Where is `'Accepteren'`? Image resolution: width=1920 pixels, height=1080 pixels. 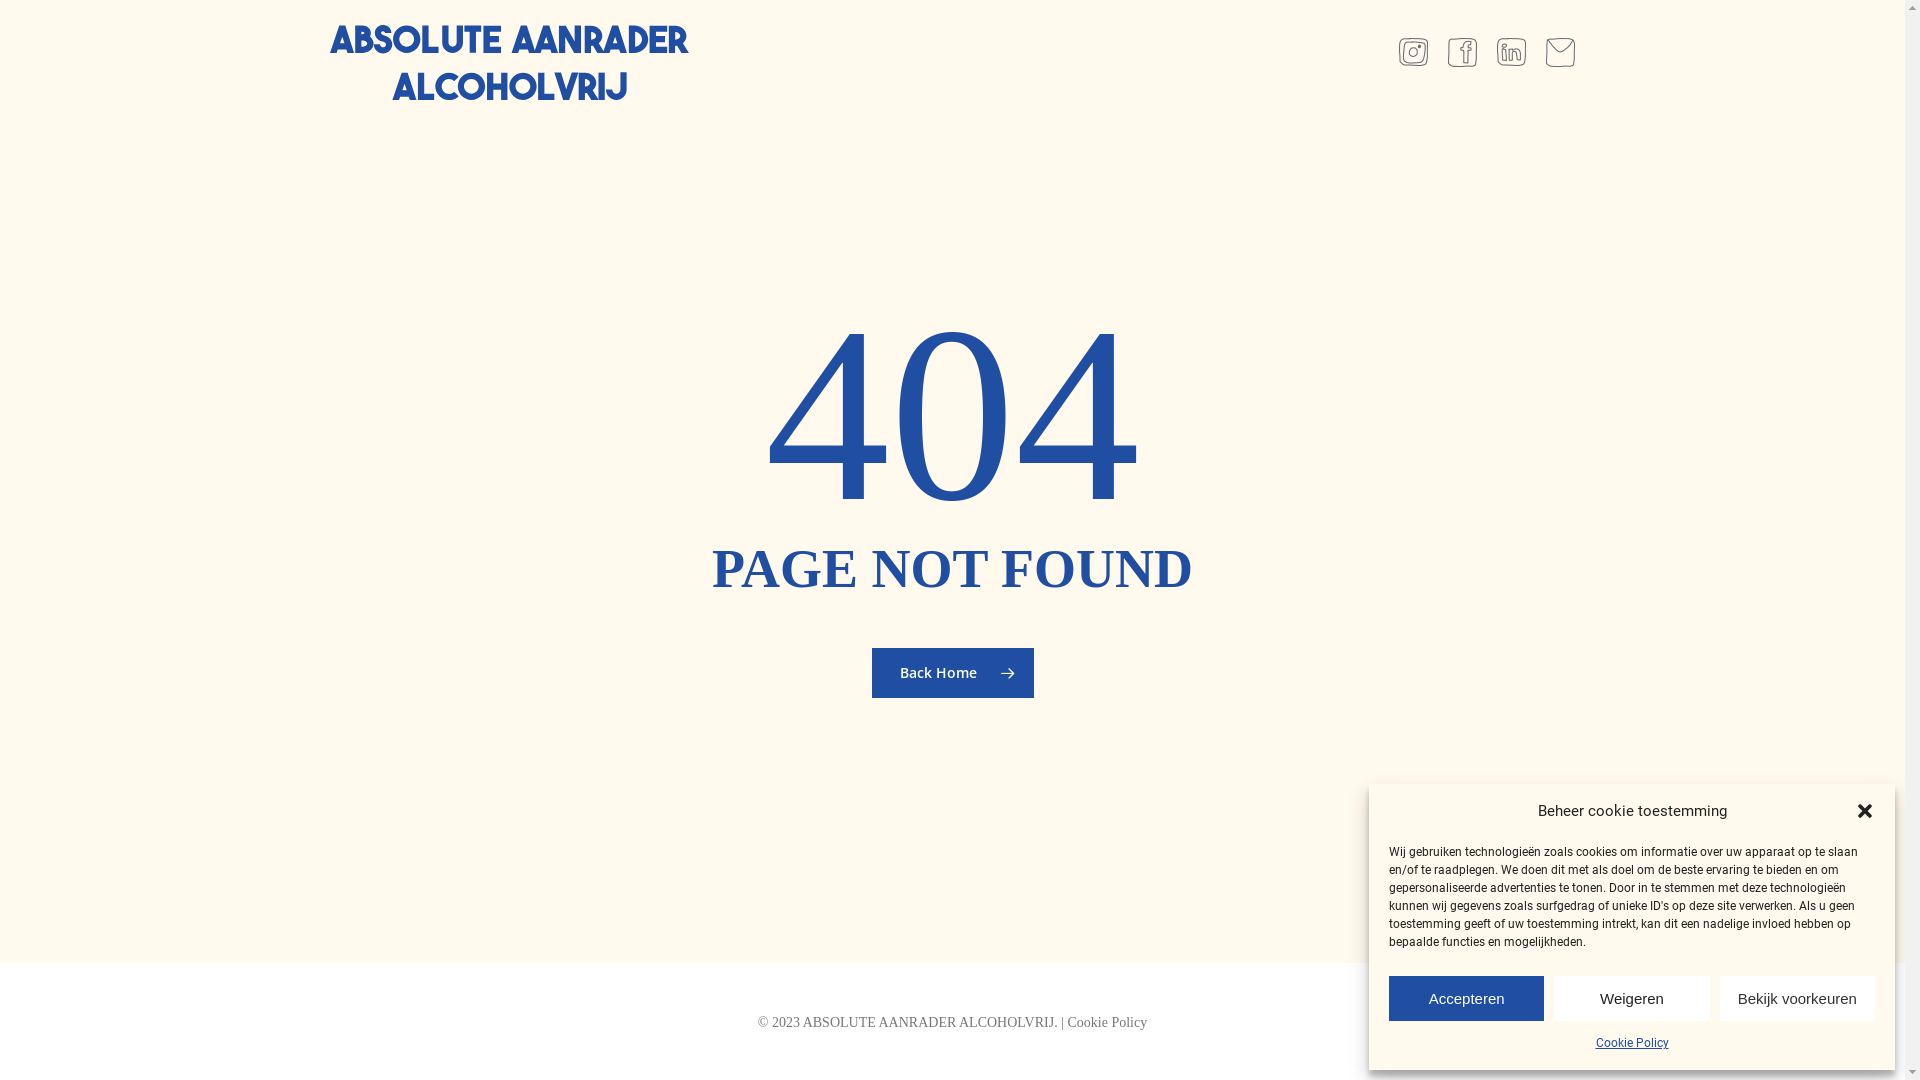
'Accepteren' is located at coordinates (1387, 998).